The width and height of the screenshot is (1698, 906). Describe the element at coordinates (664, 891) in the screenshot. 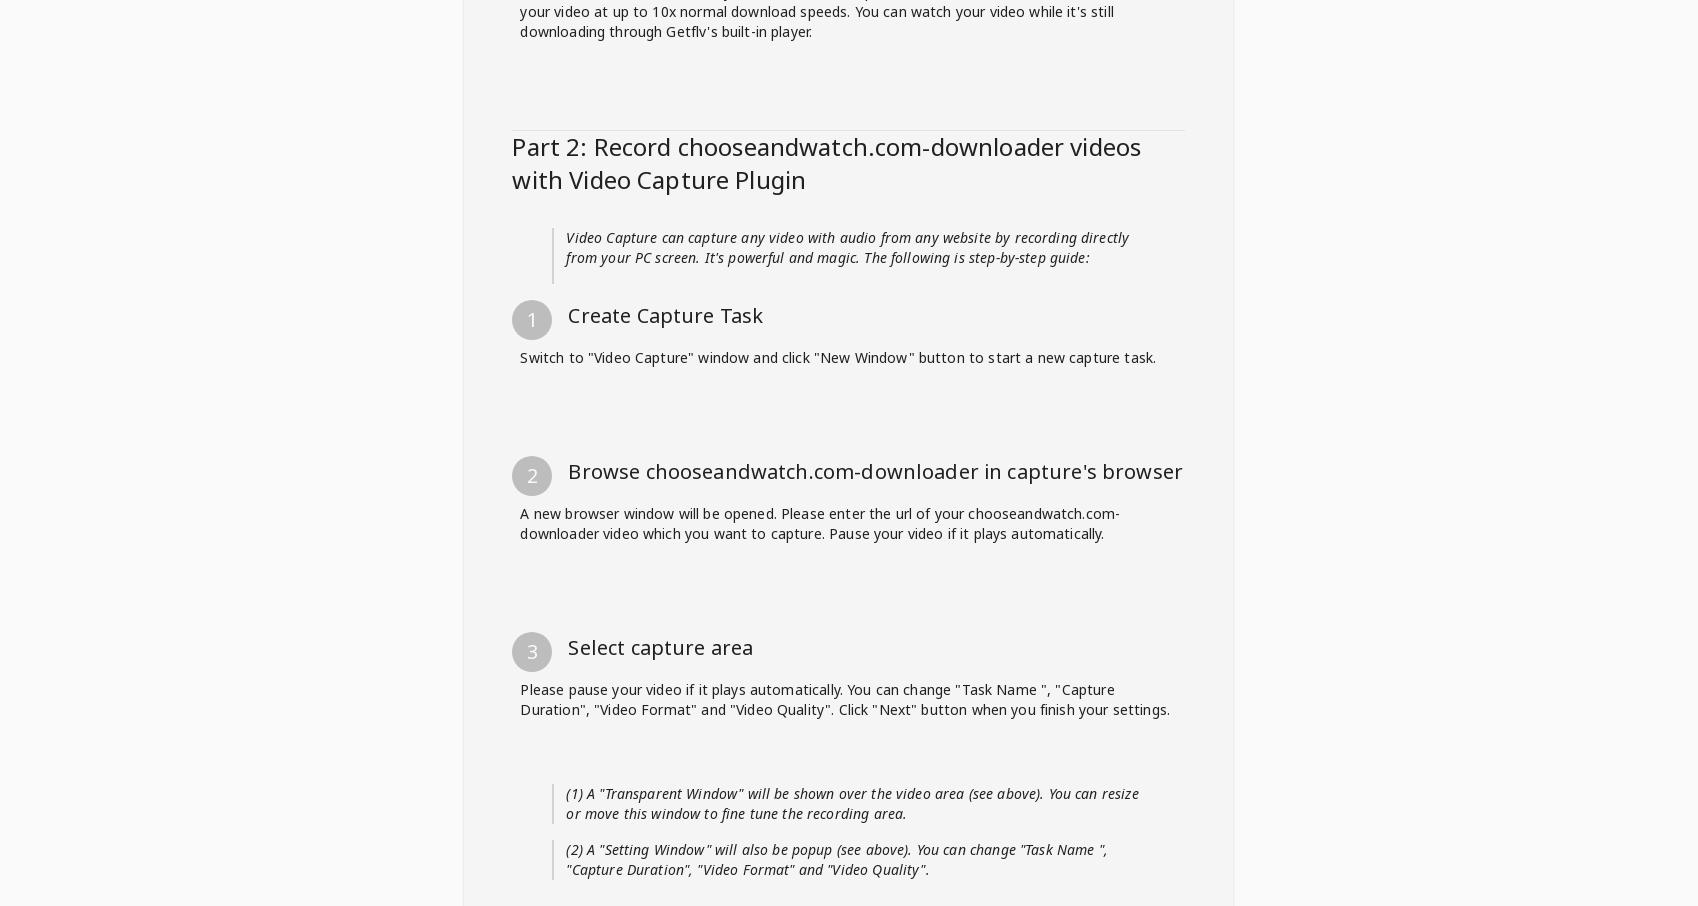

I see `'Create Capture Task'` at that location.